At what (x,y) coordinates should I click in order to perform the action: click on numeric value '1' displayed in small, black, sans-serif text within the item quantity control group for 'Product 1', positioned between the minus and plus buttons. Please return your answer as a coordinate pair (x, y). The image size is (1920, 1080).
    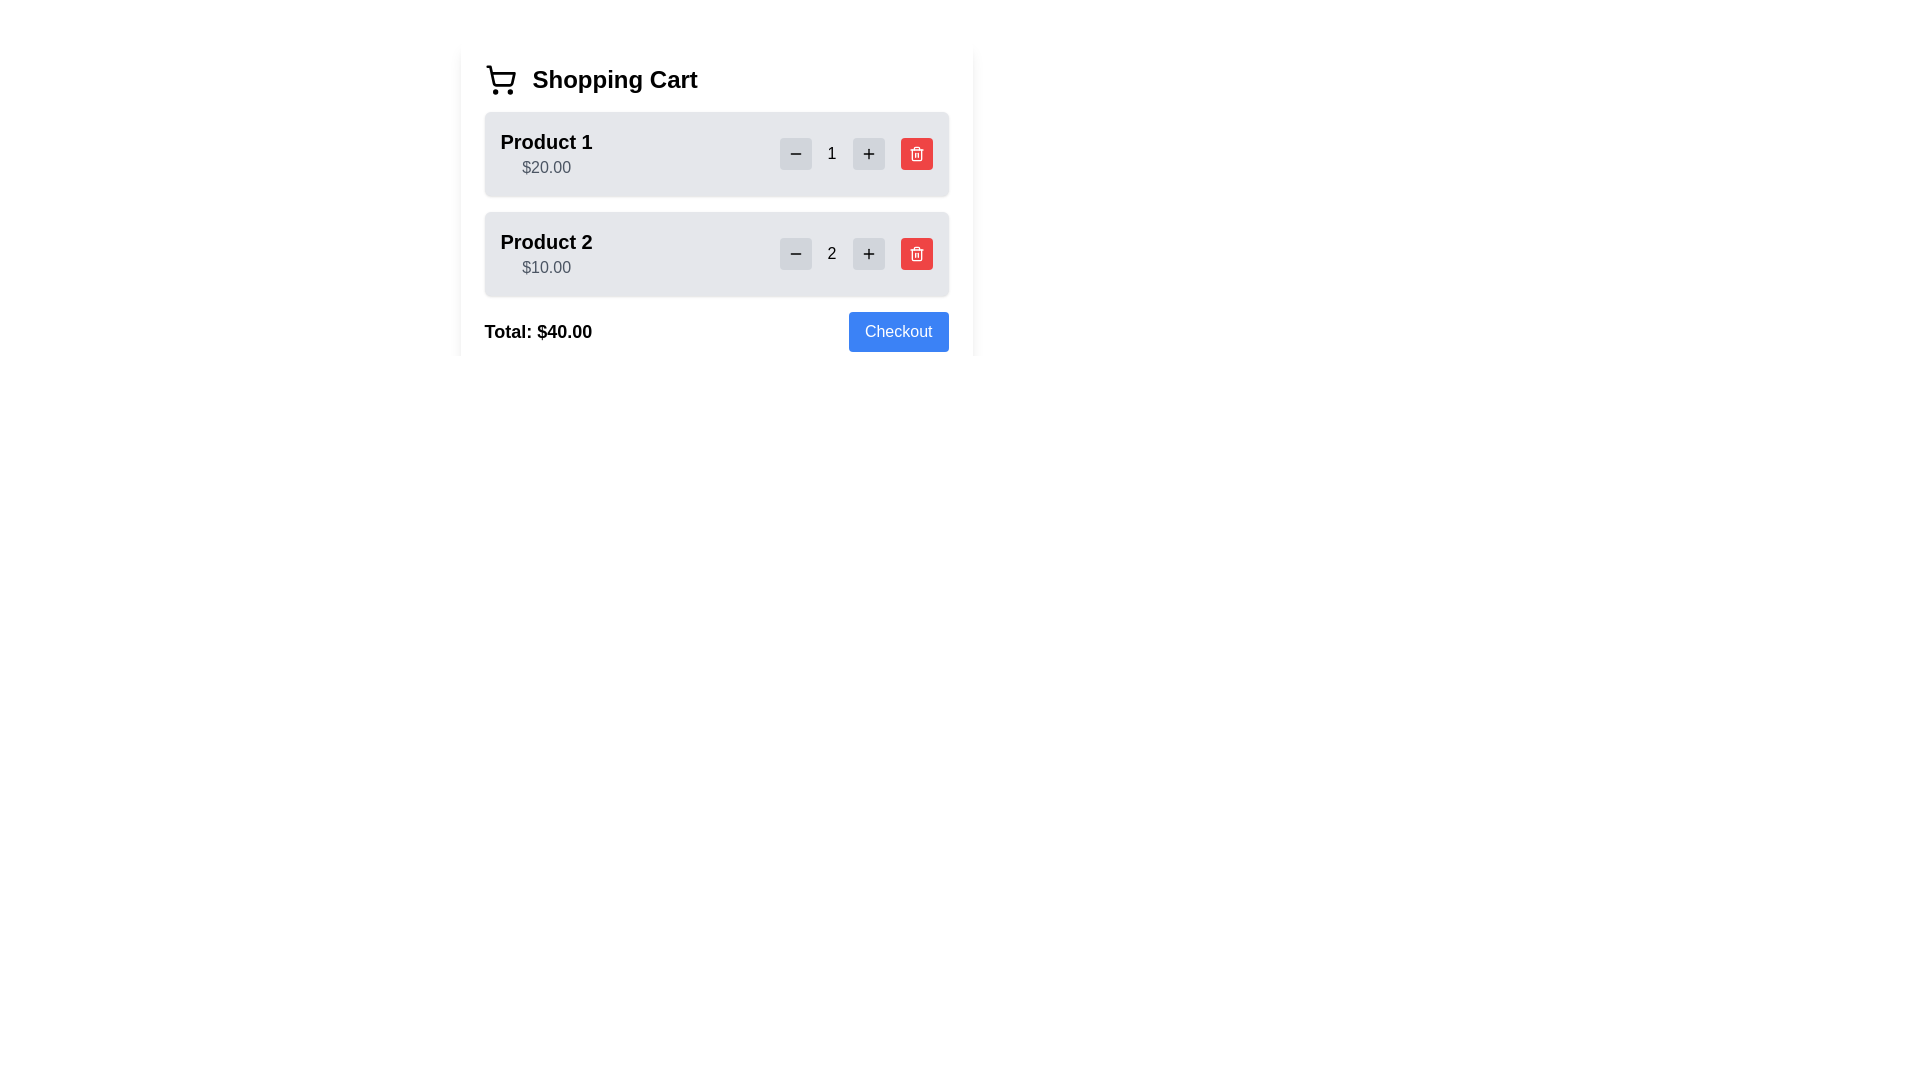
    Looking at the image, I should click on (832, 153).